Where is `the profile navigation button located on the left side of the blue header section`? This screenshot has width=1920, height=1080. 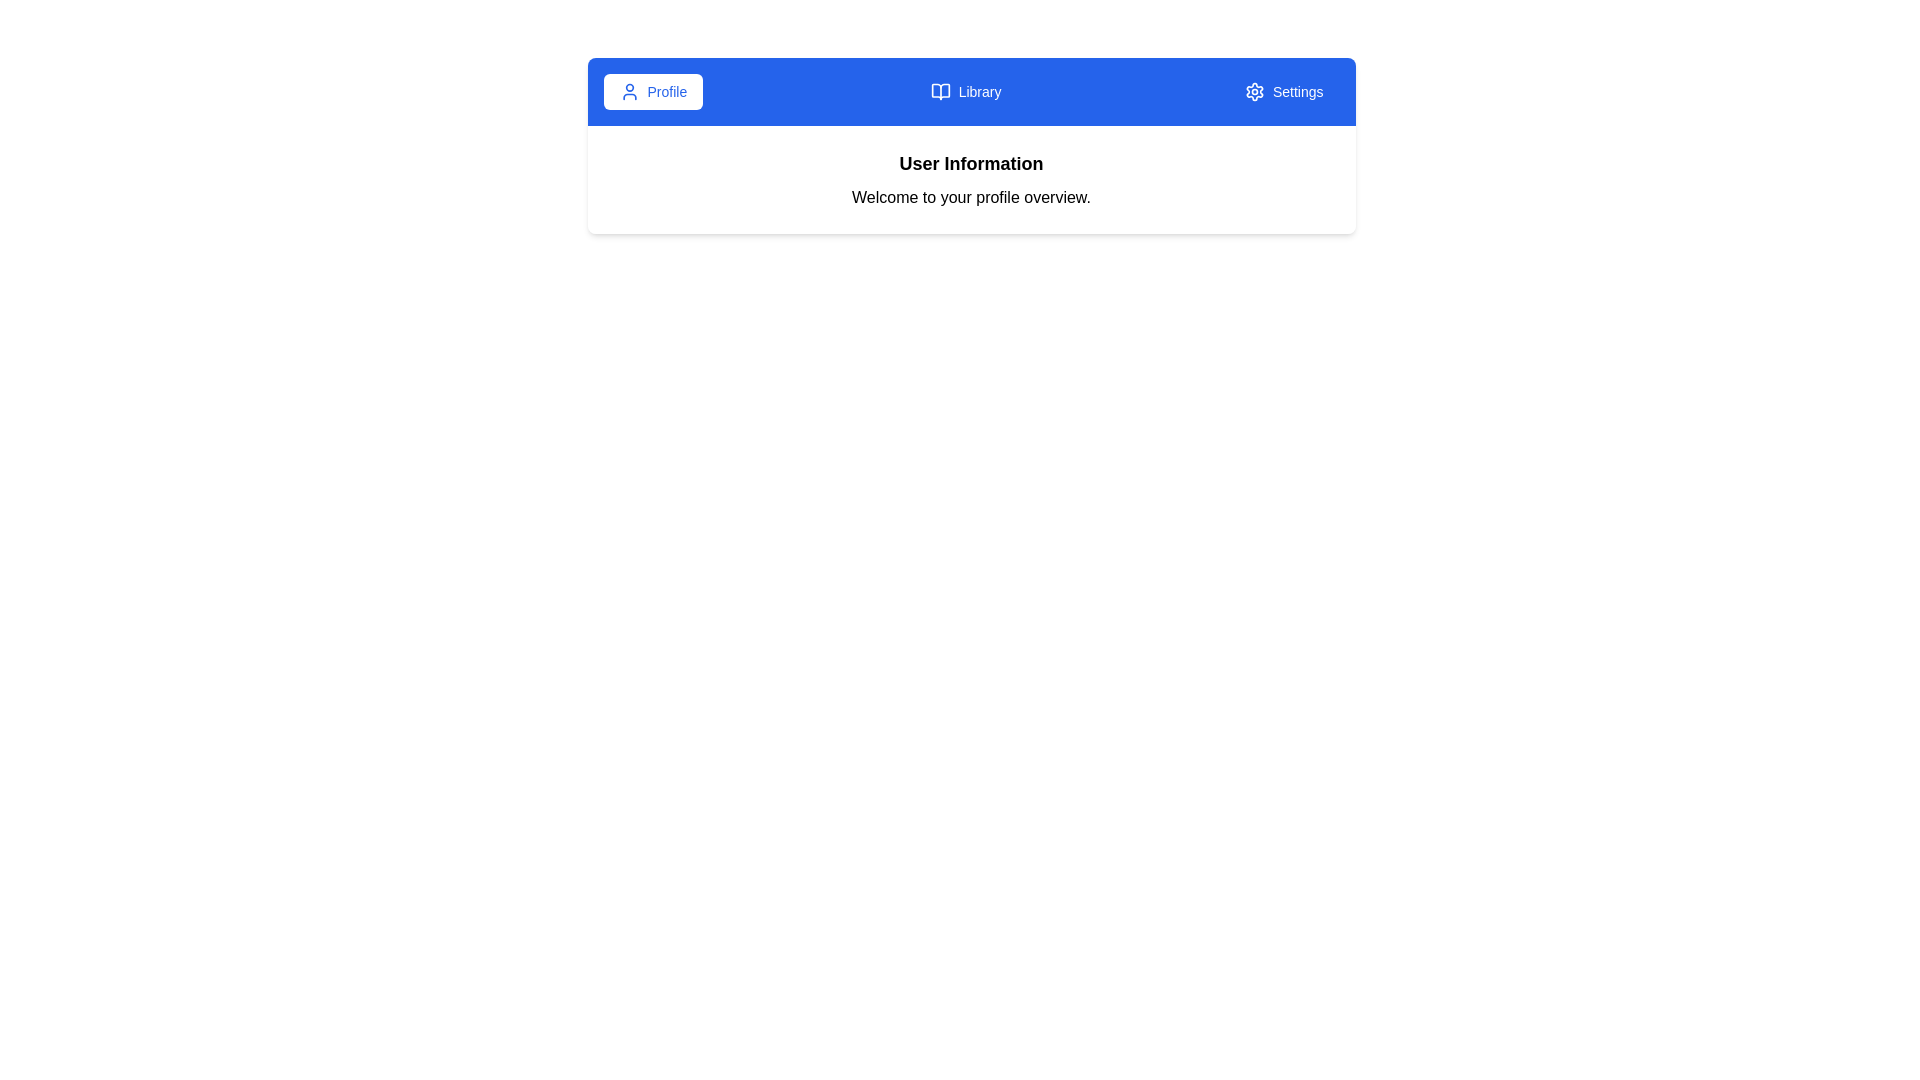 the profile navigation button located on the left side of the blue header section is located at coordinates (653, 92).